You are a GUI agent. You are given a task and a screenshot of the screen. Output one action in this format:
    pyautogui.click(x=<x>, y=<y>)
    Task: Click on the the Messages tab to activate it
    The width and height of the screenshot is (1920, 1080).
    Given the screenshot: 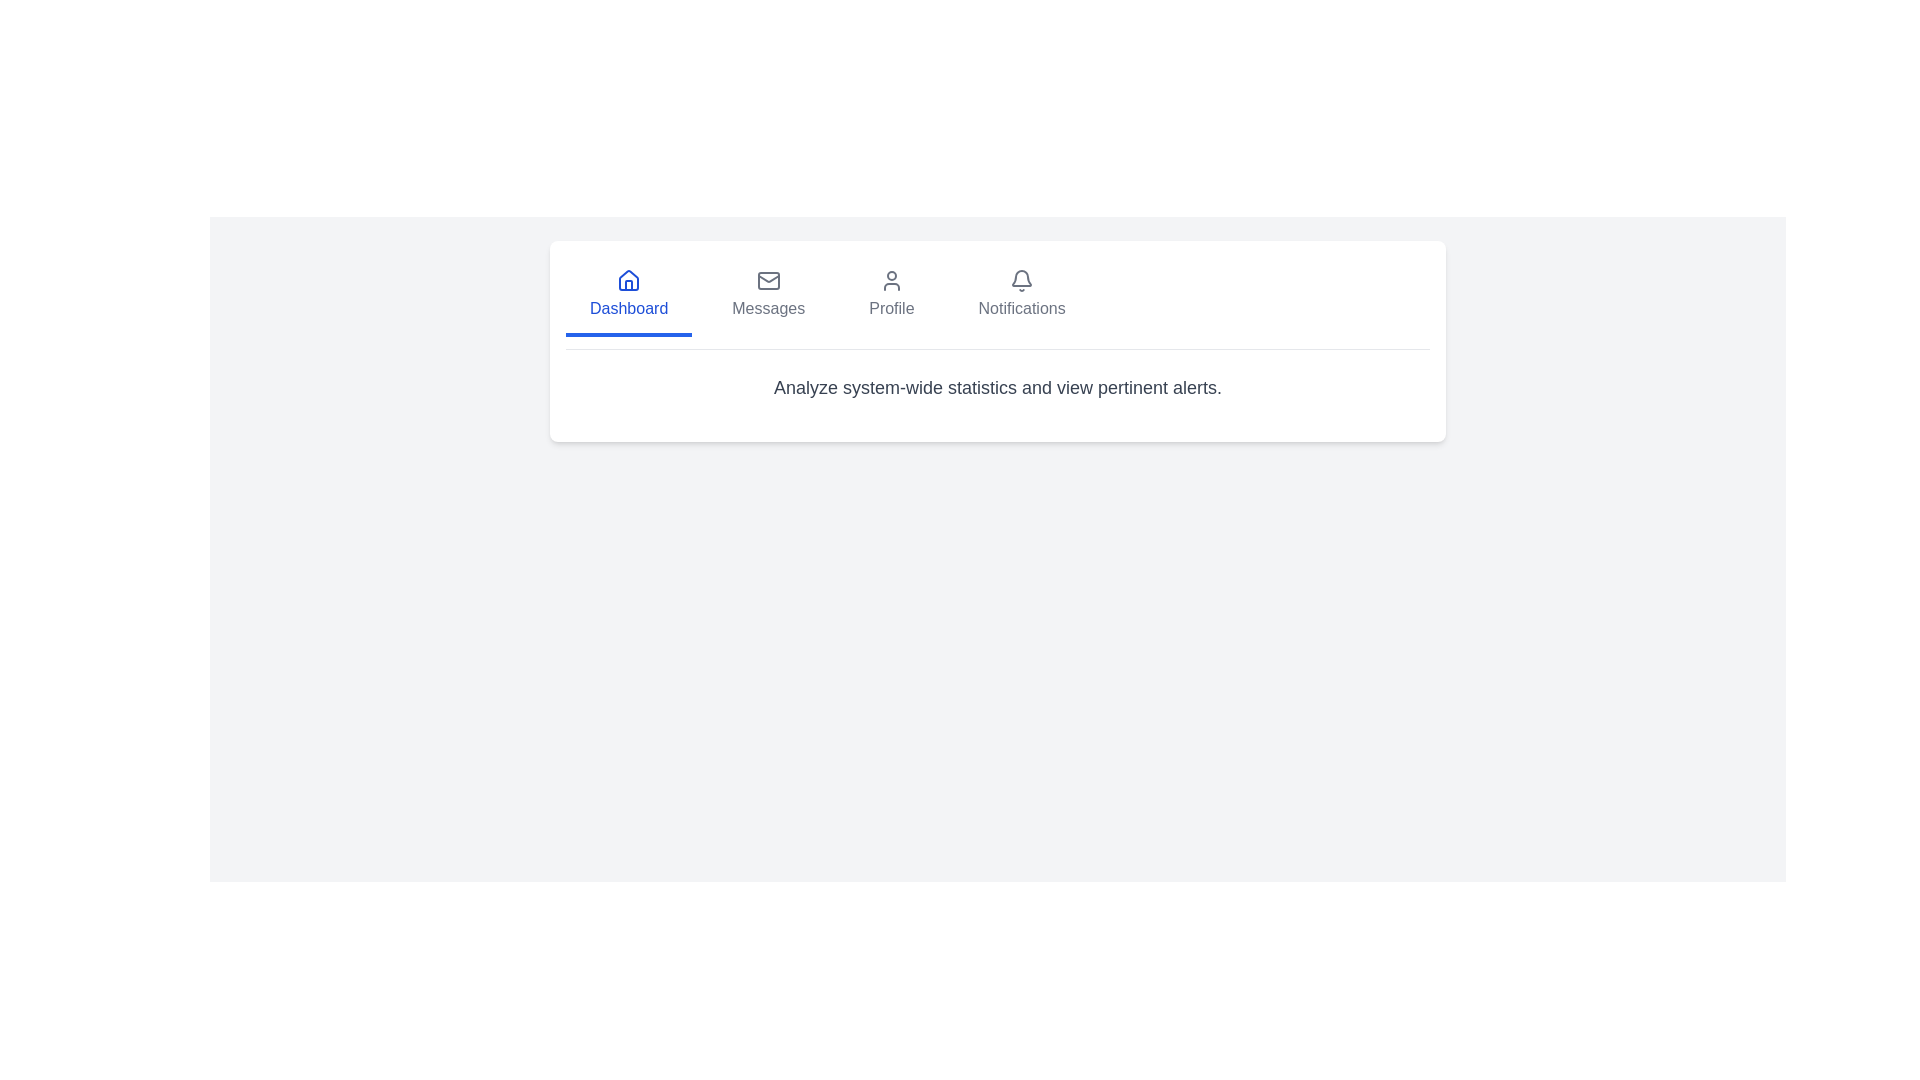 What is the action you would take?
    pyautogui.click(x=767, y=297)
    